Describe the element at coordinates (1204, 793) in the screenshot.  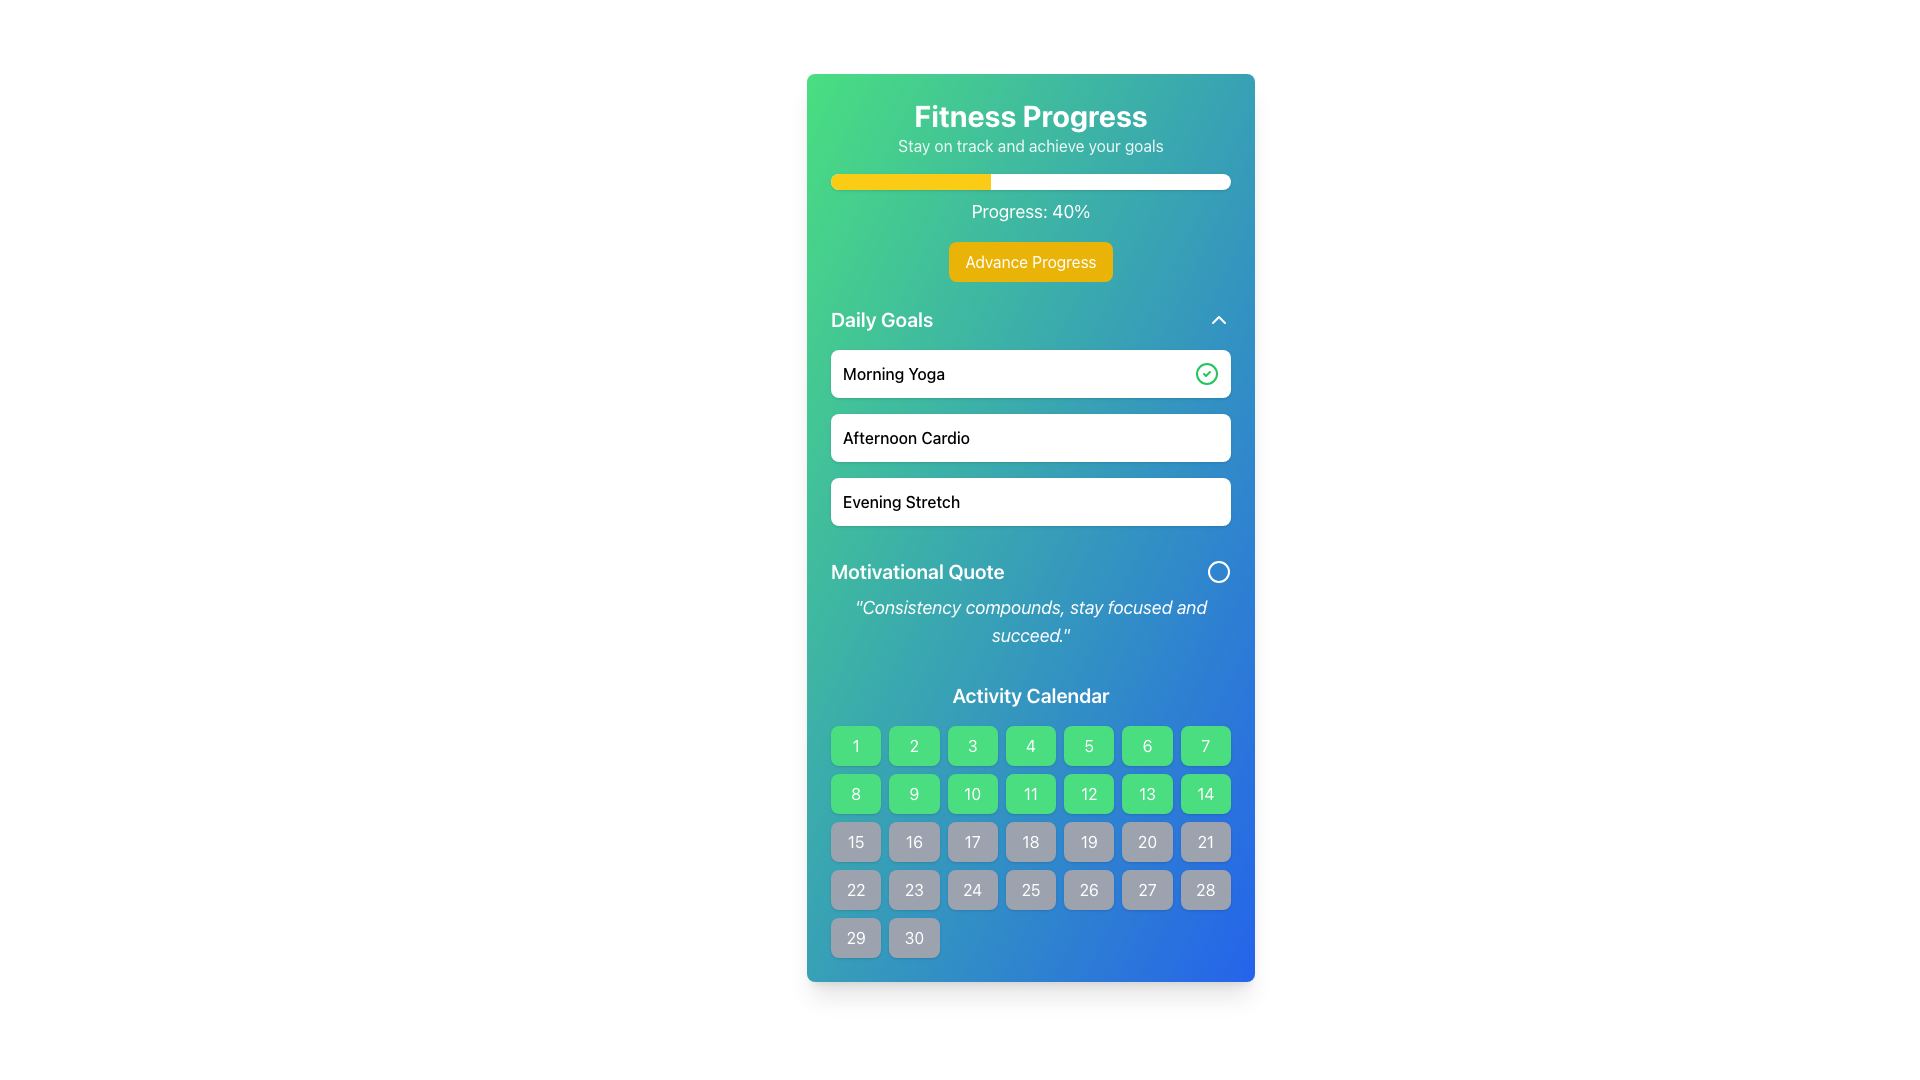
I see `the interactive grid cell displaying the number '14' in the 'Activity Calendar'` at that location.